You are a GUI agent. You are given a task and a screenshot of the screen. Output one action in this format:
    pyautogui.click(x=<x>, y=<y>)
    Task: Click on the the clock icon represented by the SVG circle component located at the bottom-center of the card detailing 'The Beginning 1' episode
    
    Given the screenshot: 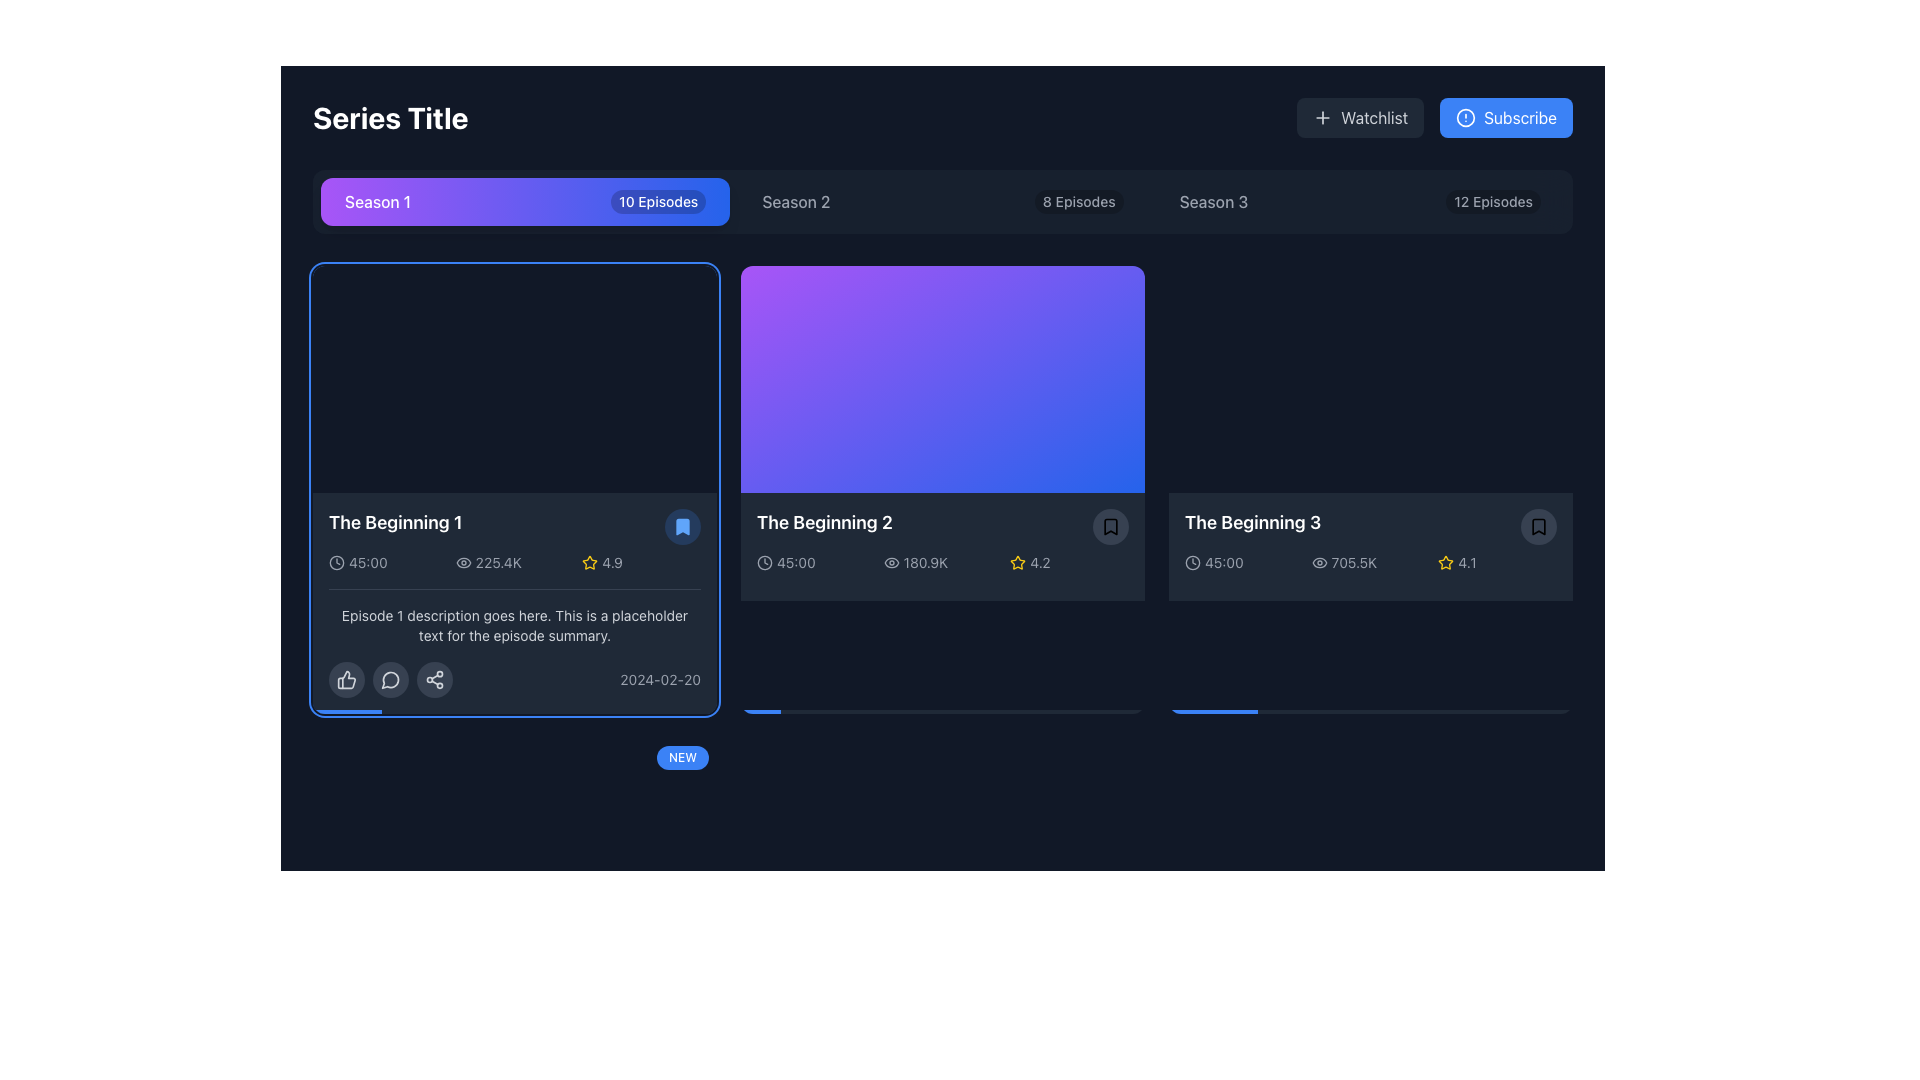 What is the action you would take?
    pyautogui.click(x=336, y=563)
    